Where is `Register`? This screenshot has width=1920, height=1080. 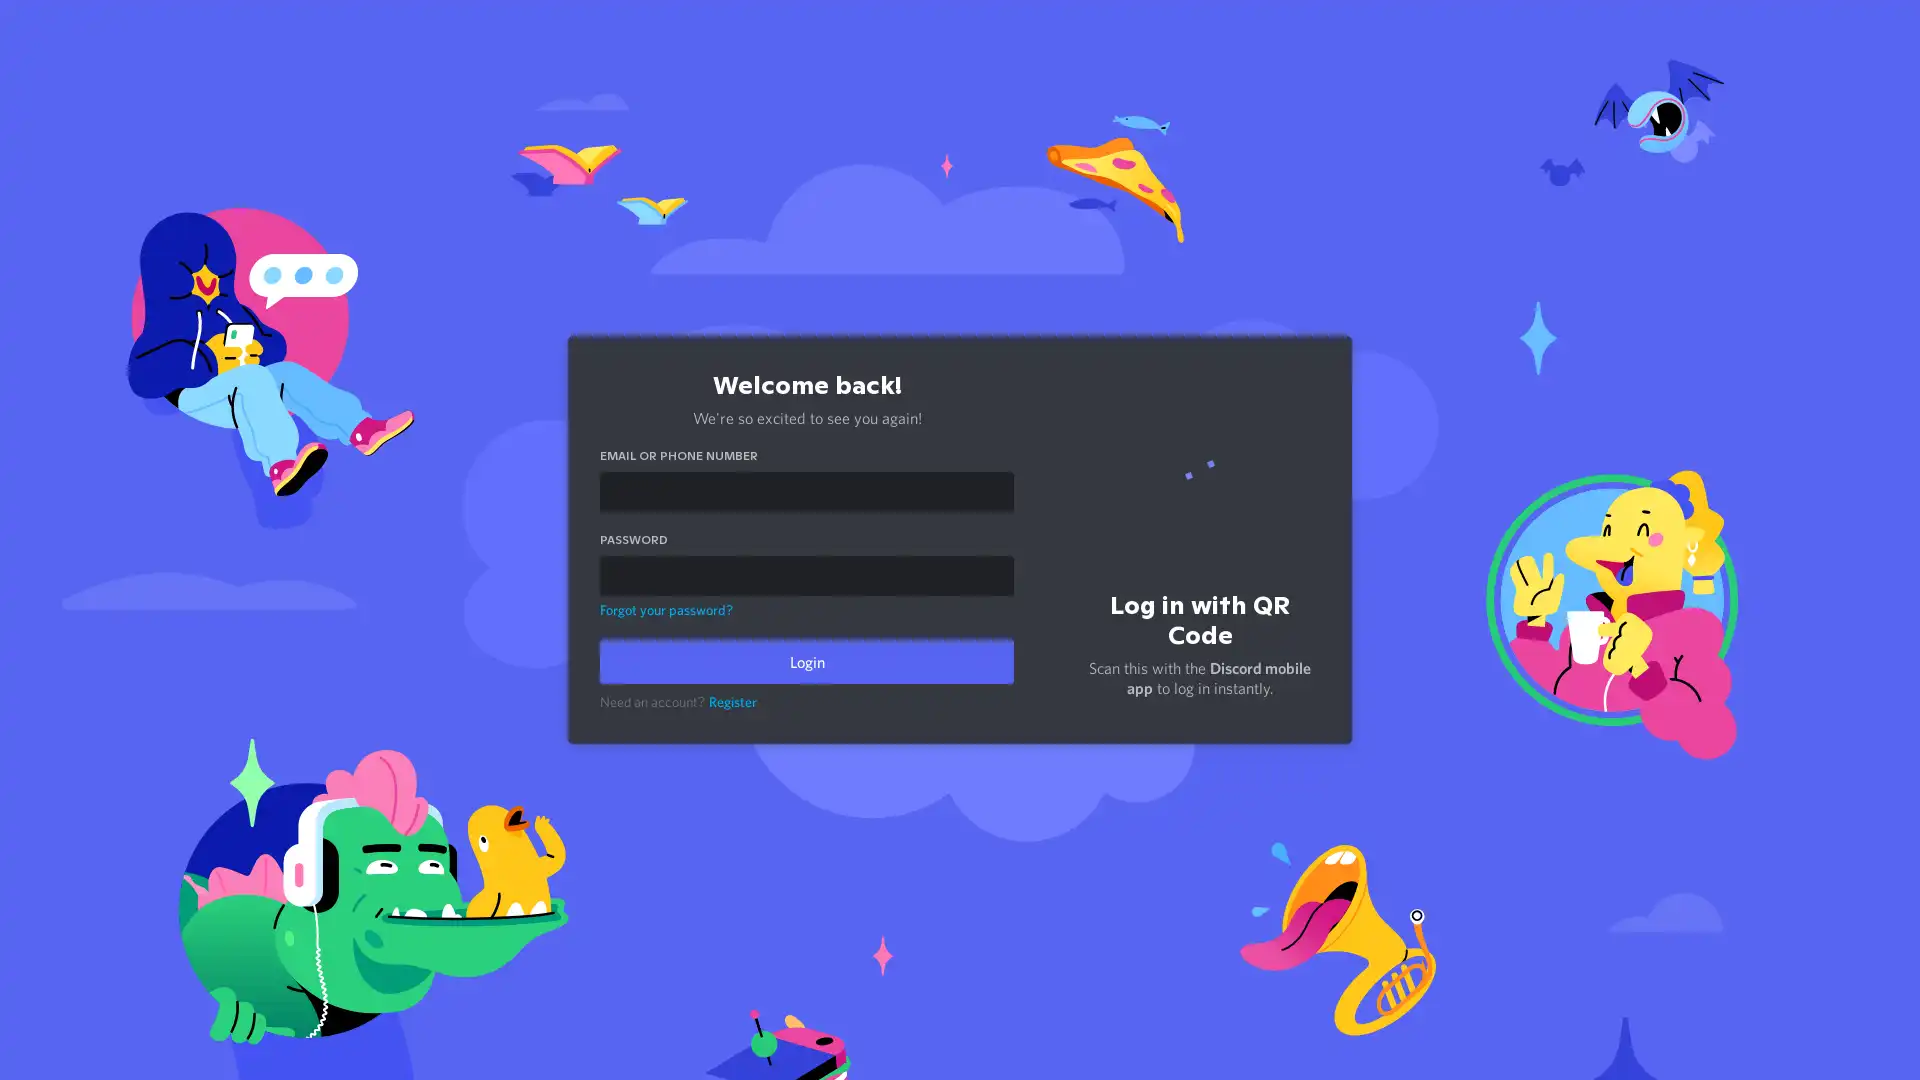
Register is located at coordinates (732, 701).